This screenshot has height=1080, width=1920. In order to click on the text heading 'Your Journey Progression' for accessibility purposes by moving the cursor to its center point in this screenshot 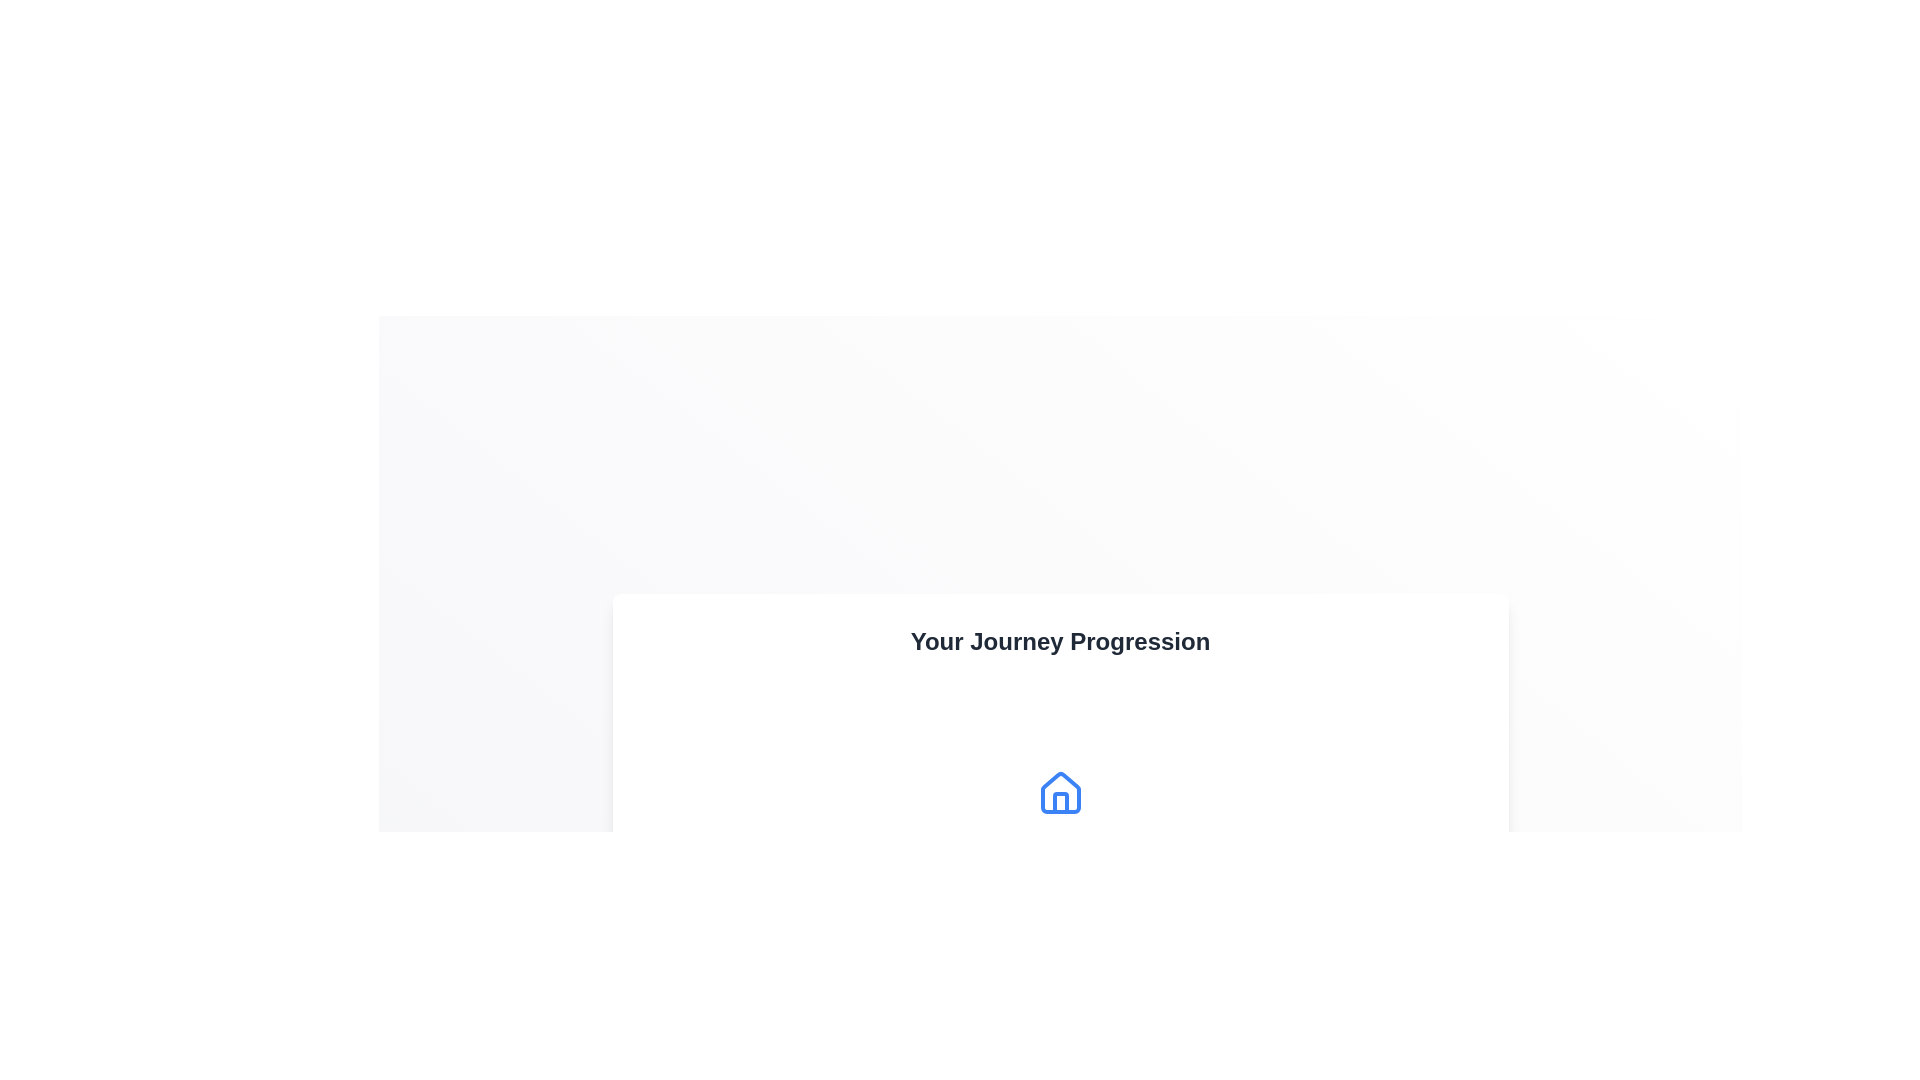, I will do `click(1059, 641)`.